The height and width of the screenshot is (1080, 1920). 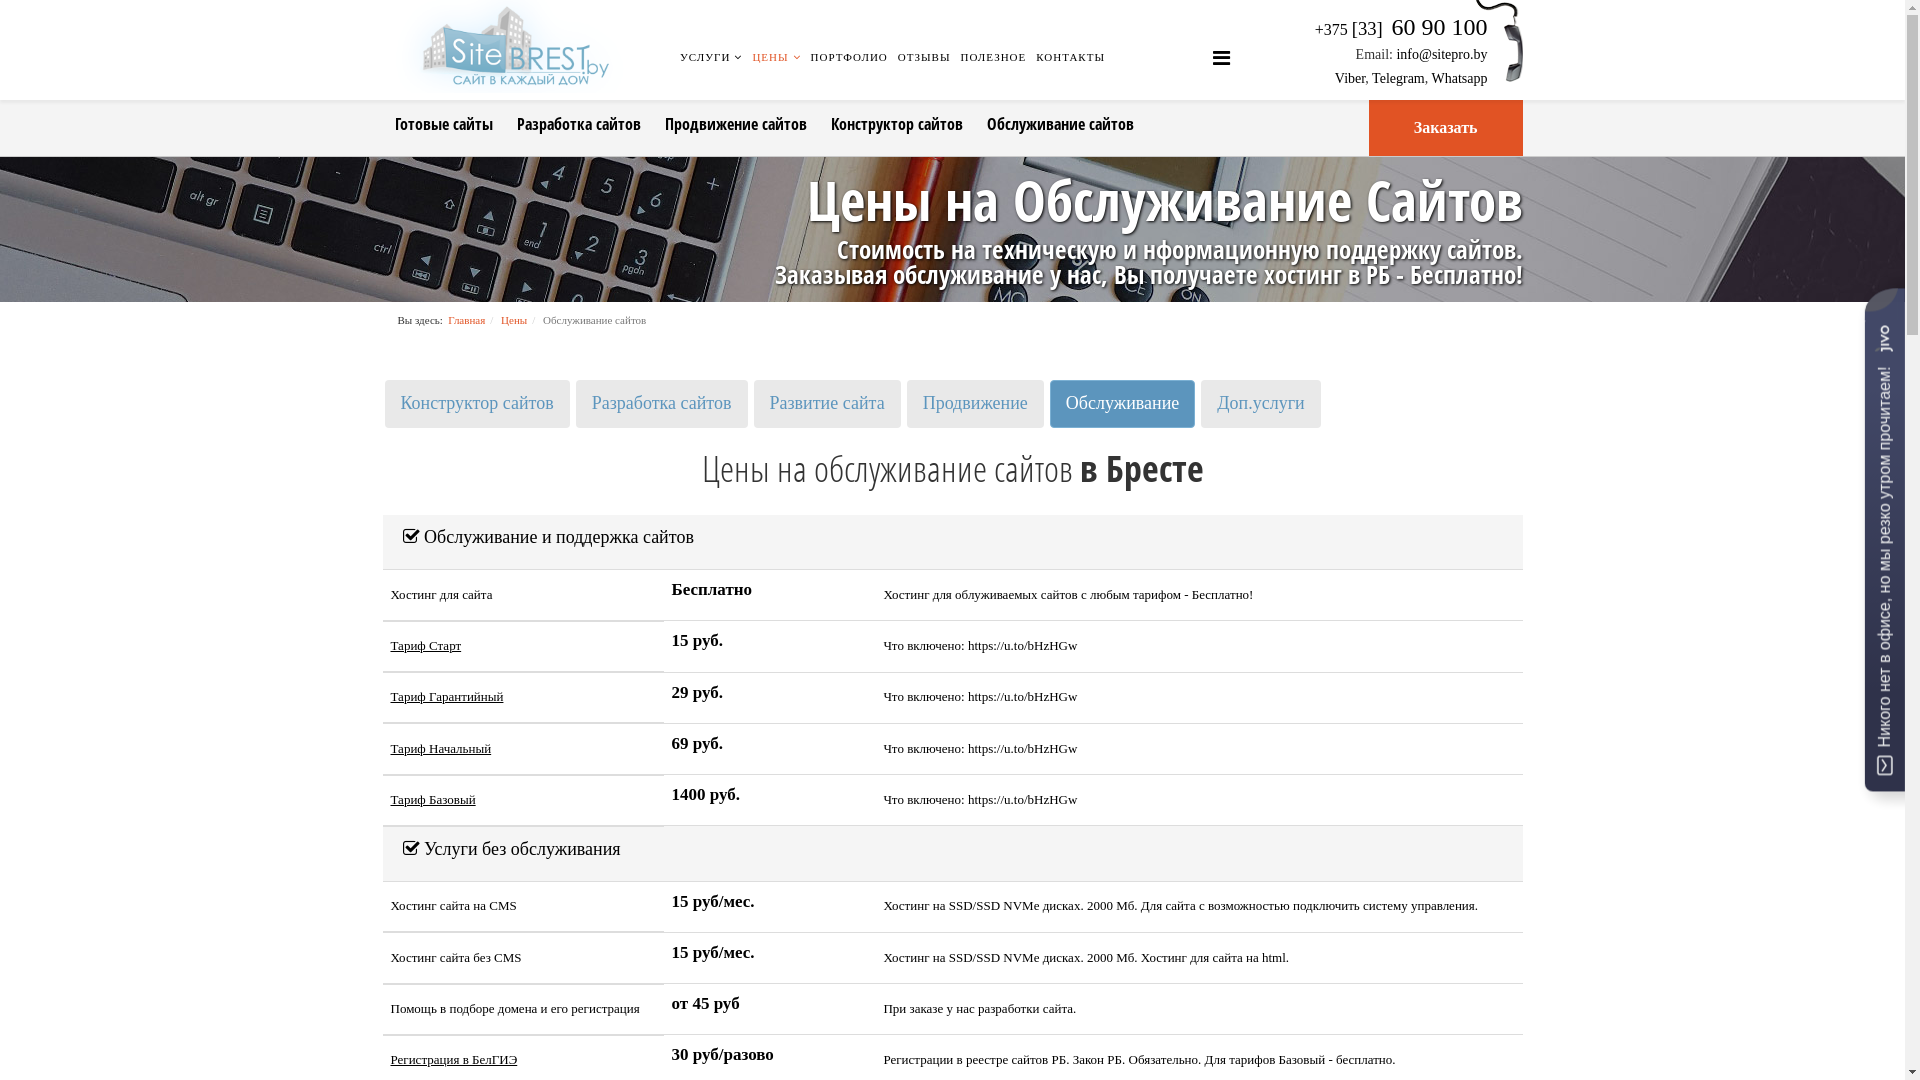 What do you see at coordinates (1397, 77) in the screenshot?
I see `'Telegram'` at bounding box center [1397, 77].